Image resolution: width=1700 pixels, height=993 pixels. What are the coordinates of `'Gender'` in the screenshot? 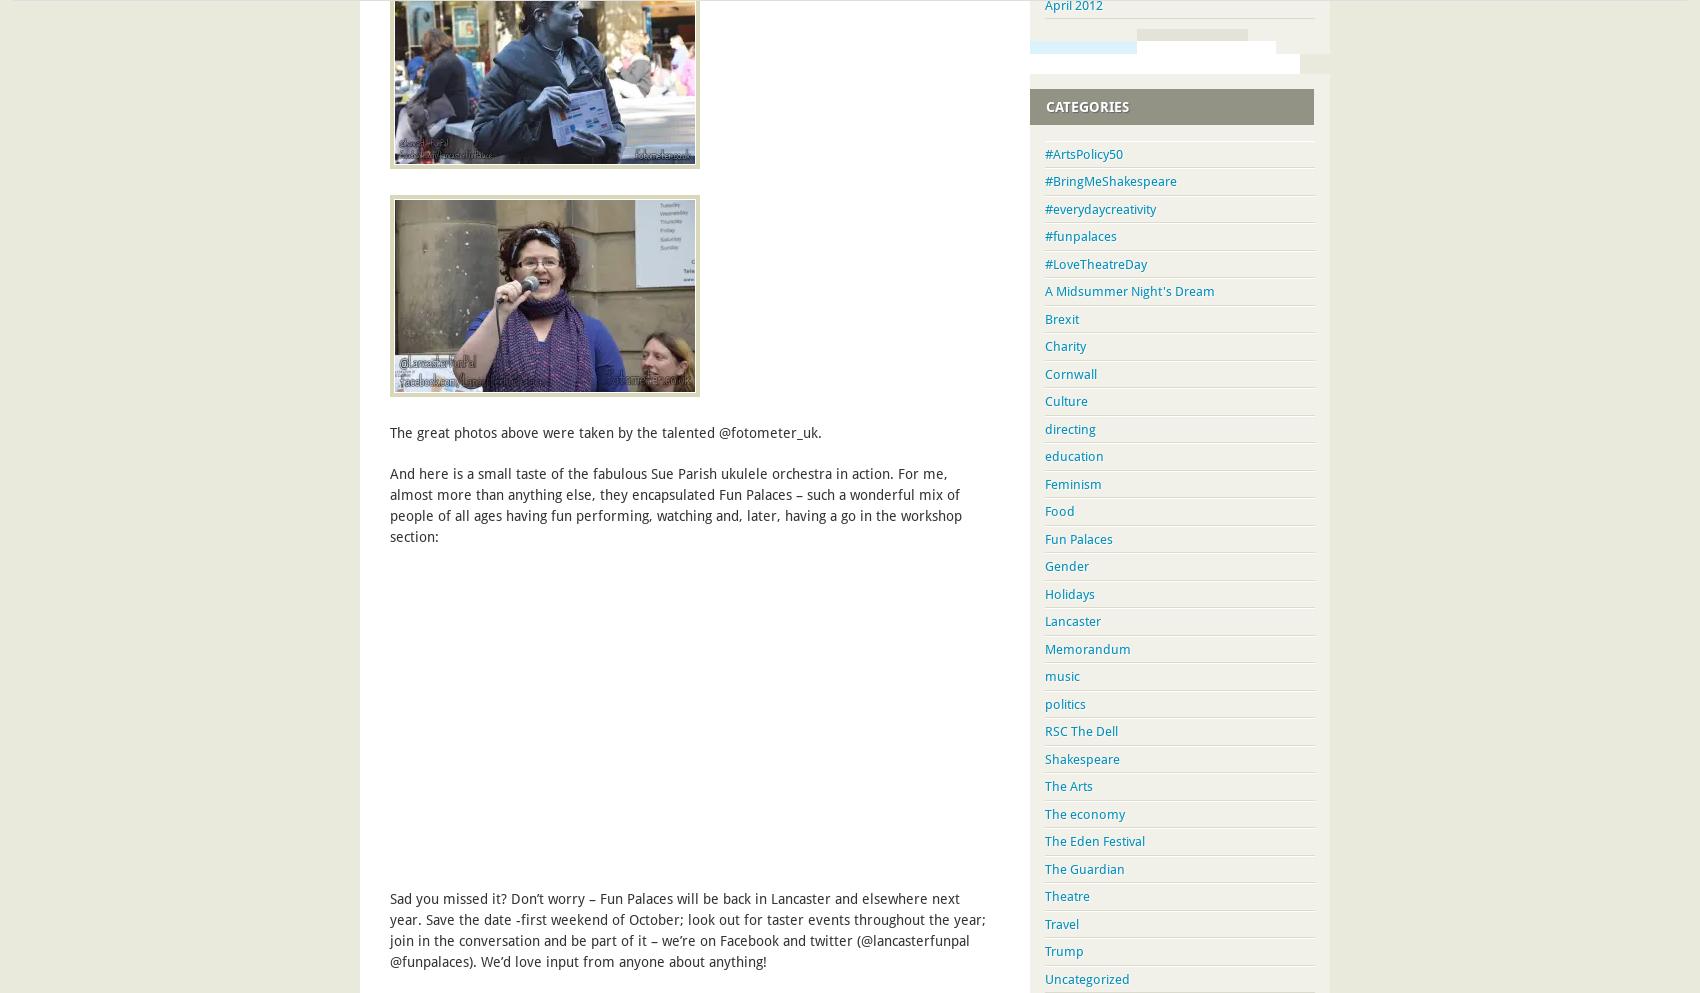 It's located at (1066, 565).